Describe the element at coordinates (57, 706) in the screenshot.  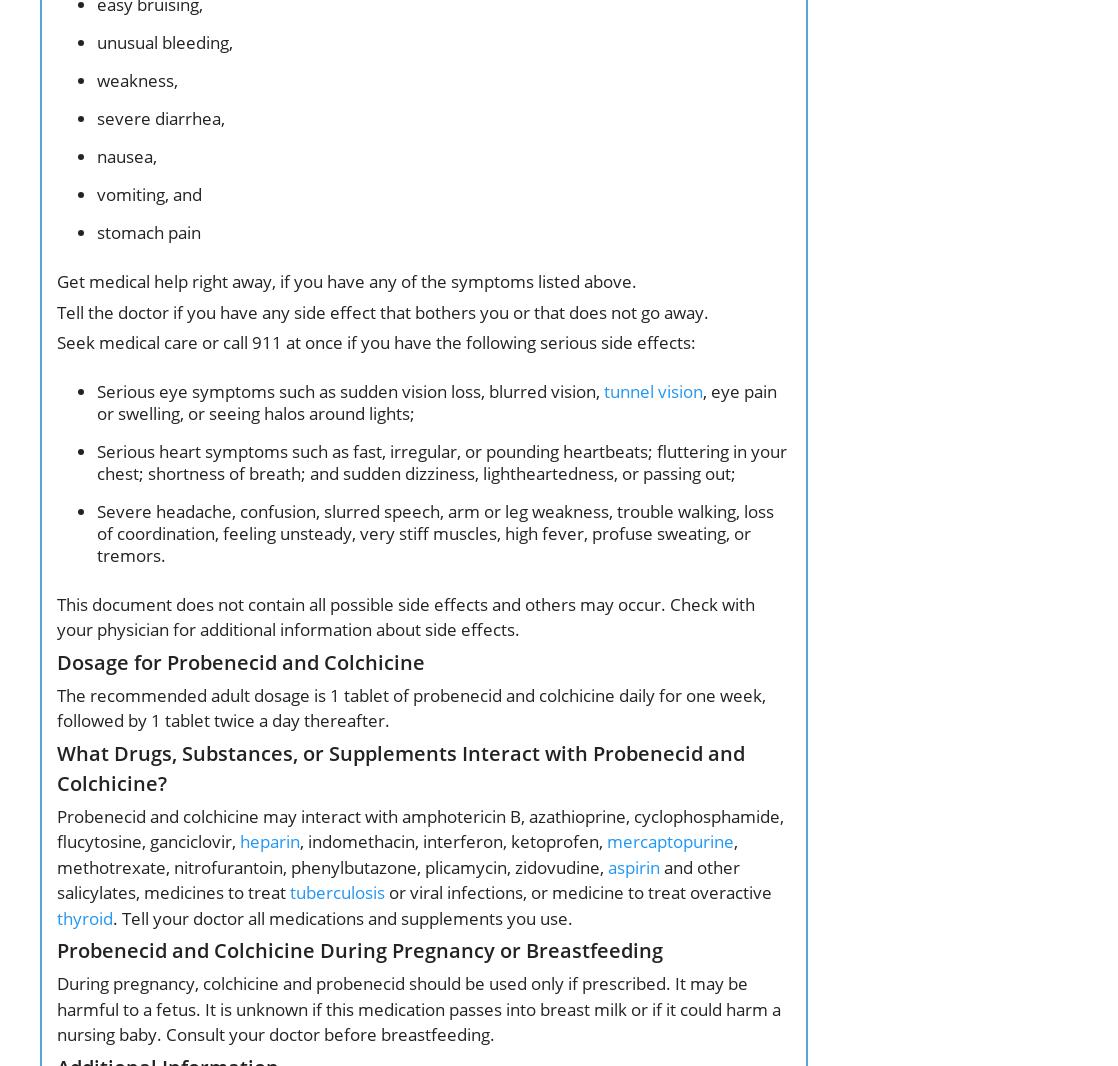
I see `'The recommended adult dosage is 1 tablet of probenecid and colchicine daily for one week, followed by 1 tablet twice a day thereafter.'` at that location.